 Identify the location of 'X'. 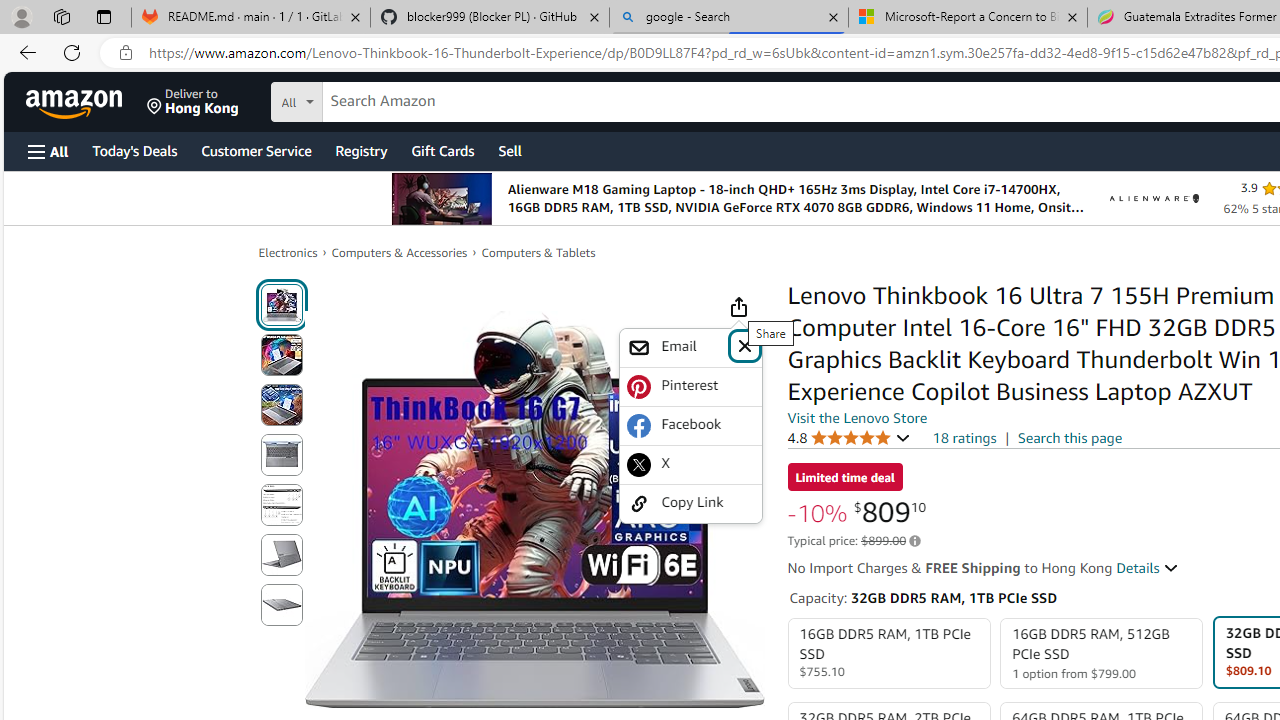
(690, 464).